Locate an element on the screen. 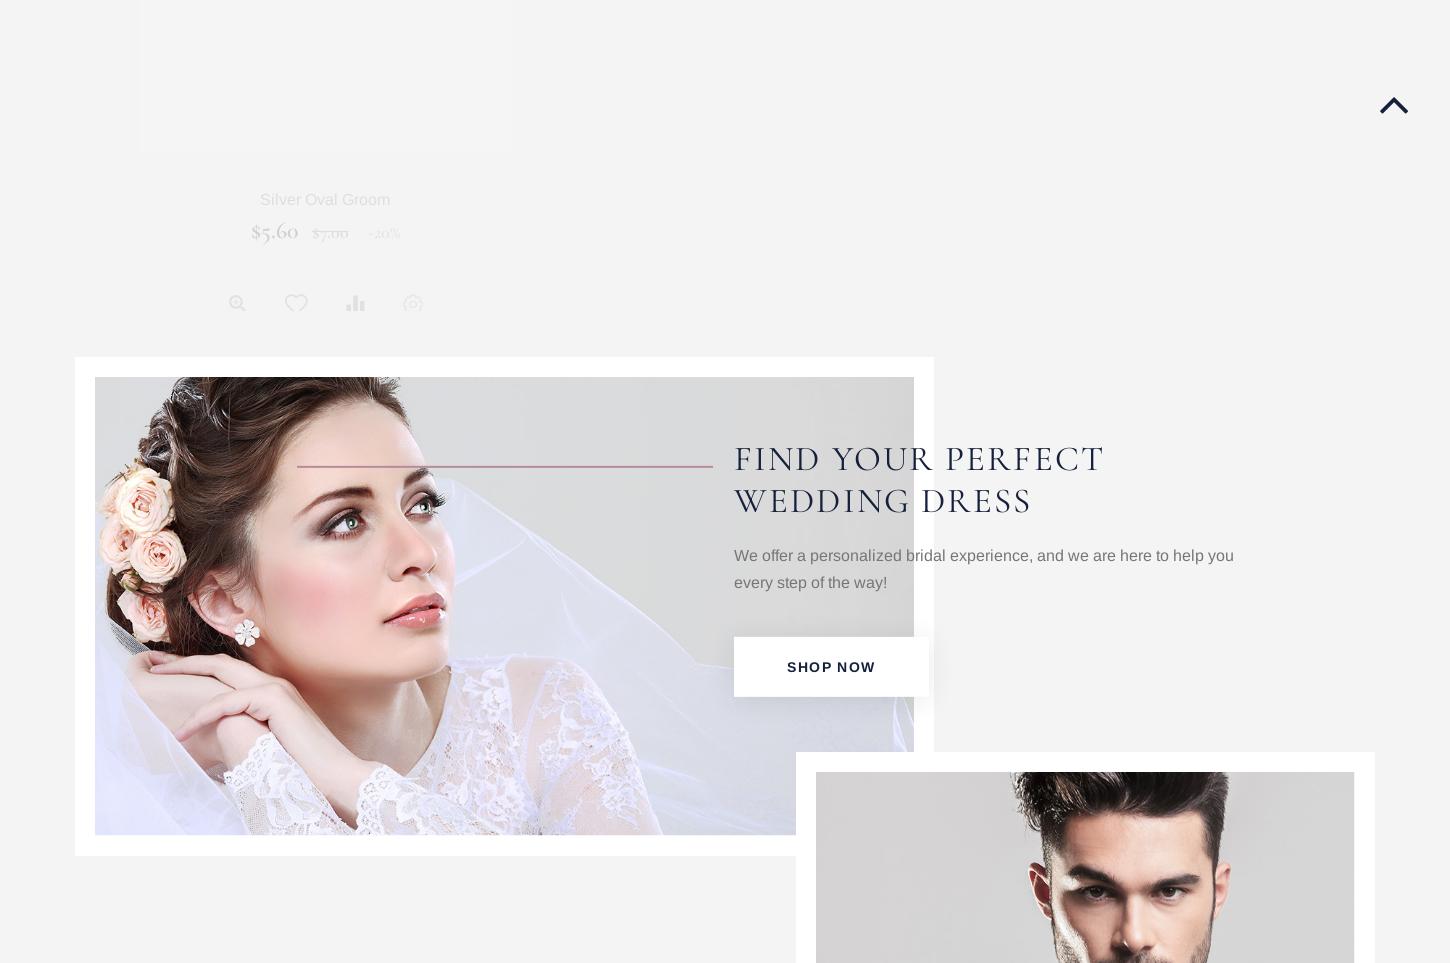  '$500.00' is located at coordinates (1140, 231).